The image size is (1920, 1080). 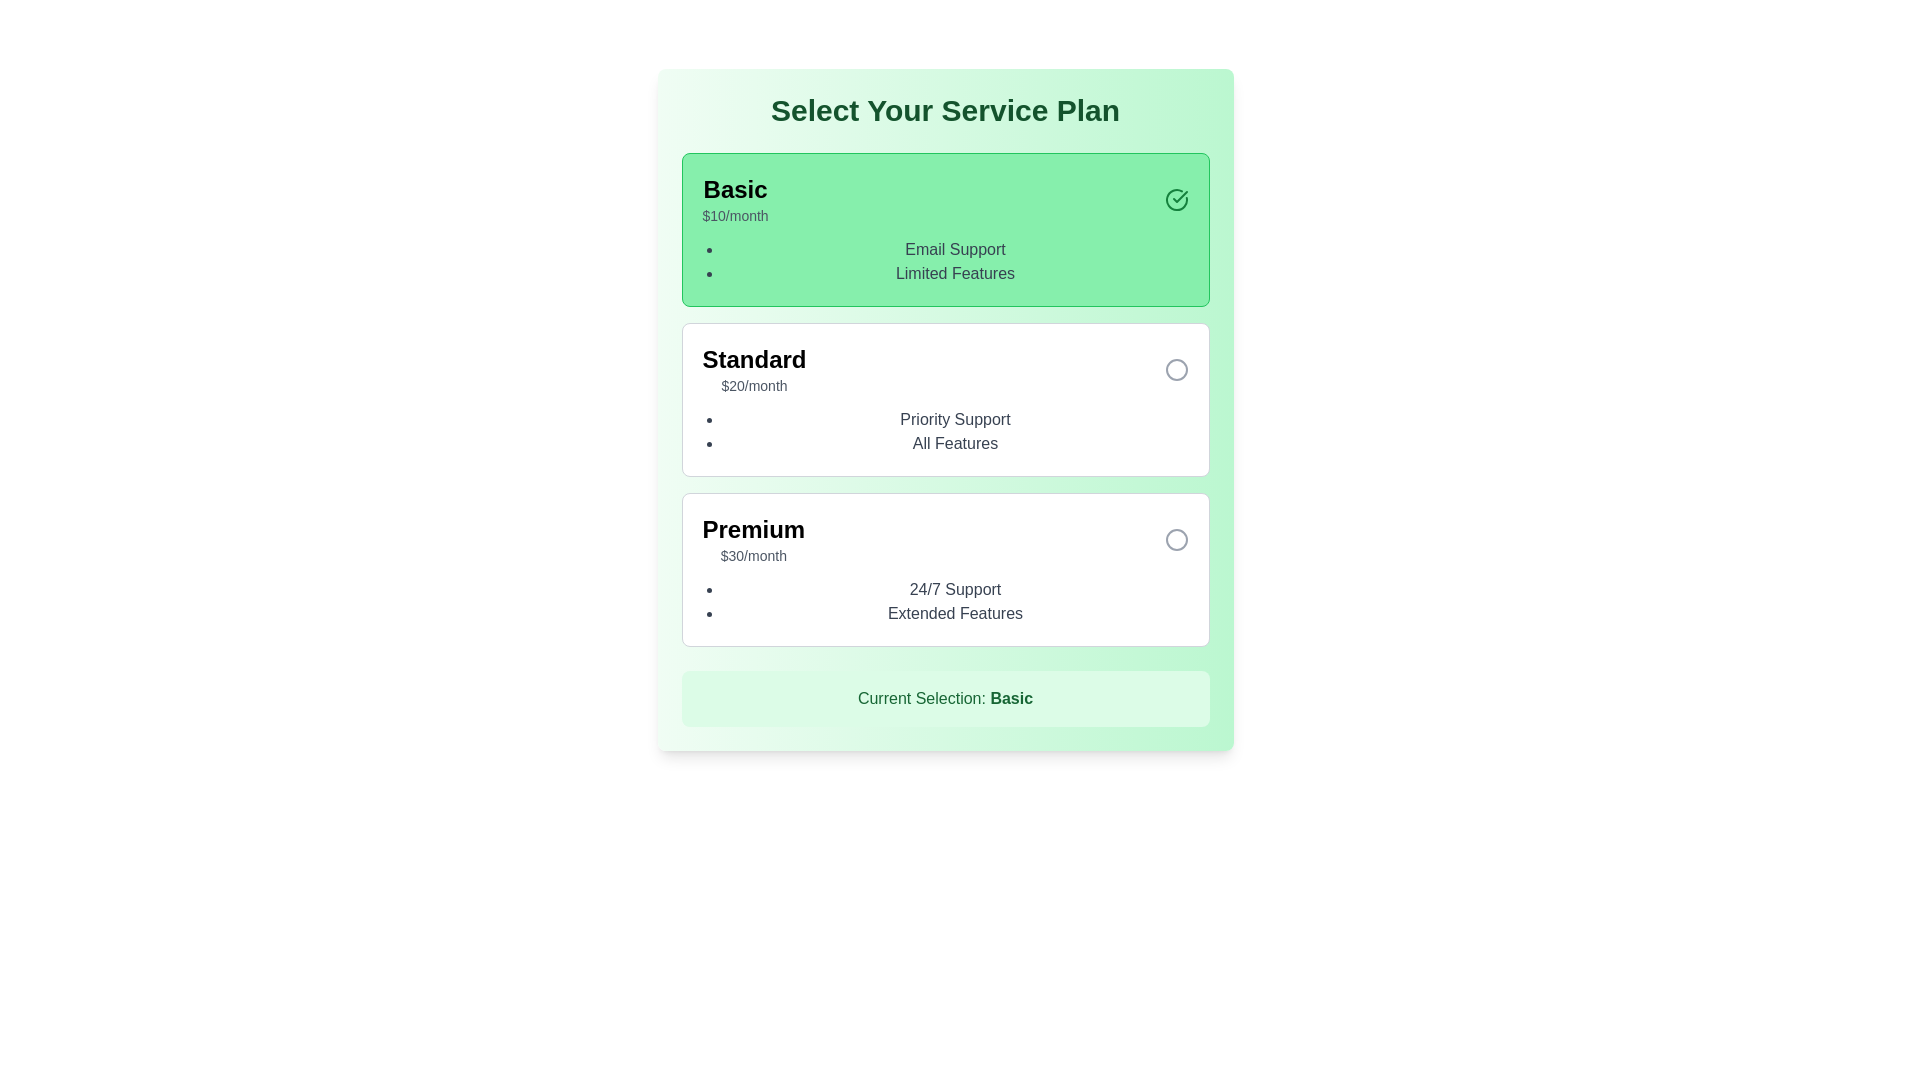 What do you see at coordinates (954, 249) in the screenshot?
I see `the static text label that reads 'Email Support', which is styled in a simple, sans-serif font, black color on a light green background, located within the 'Basic $10/month' section` at bounding box center [954, 249].